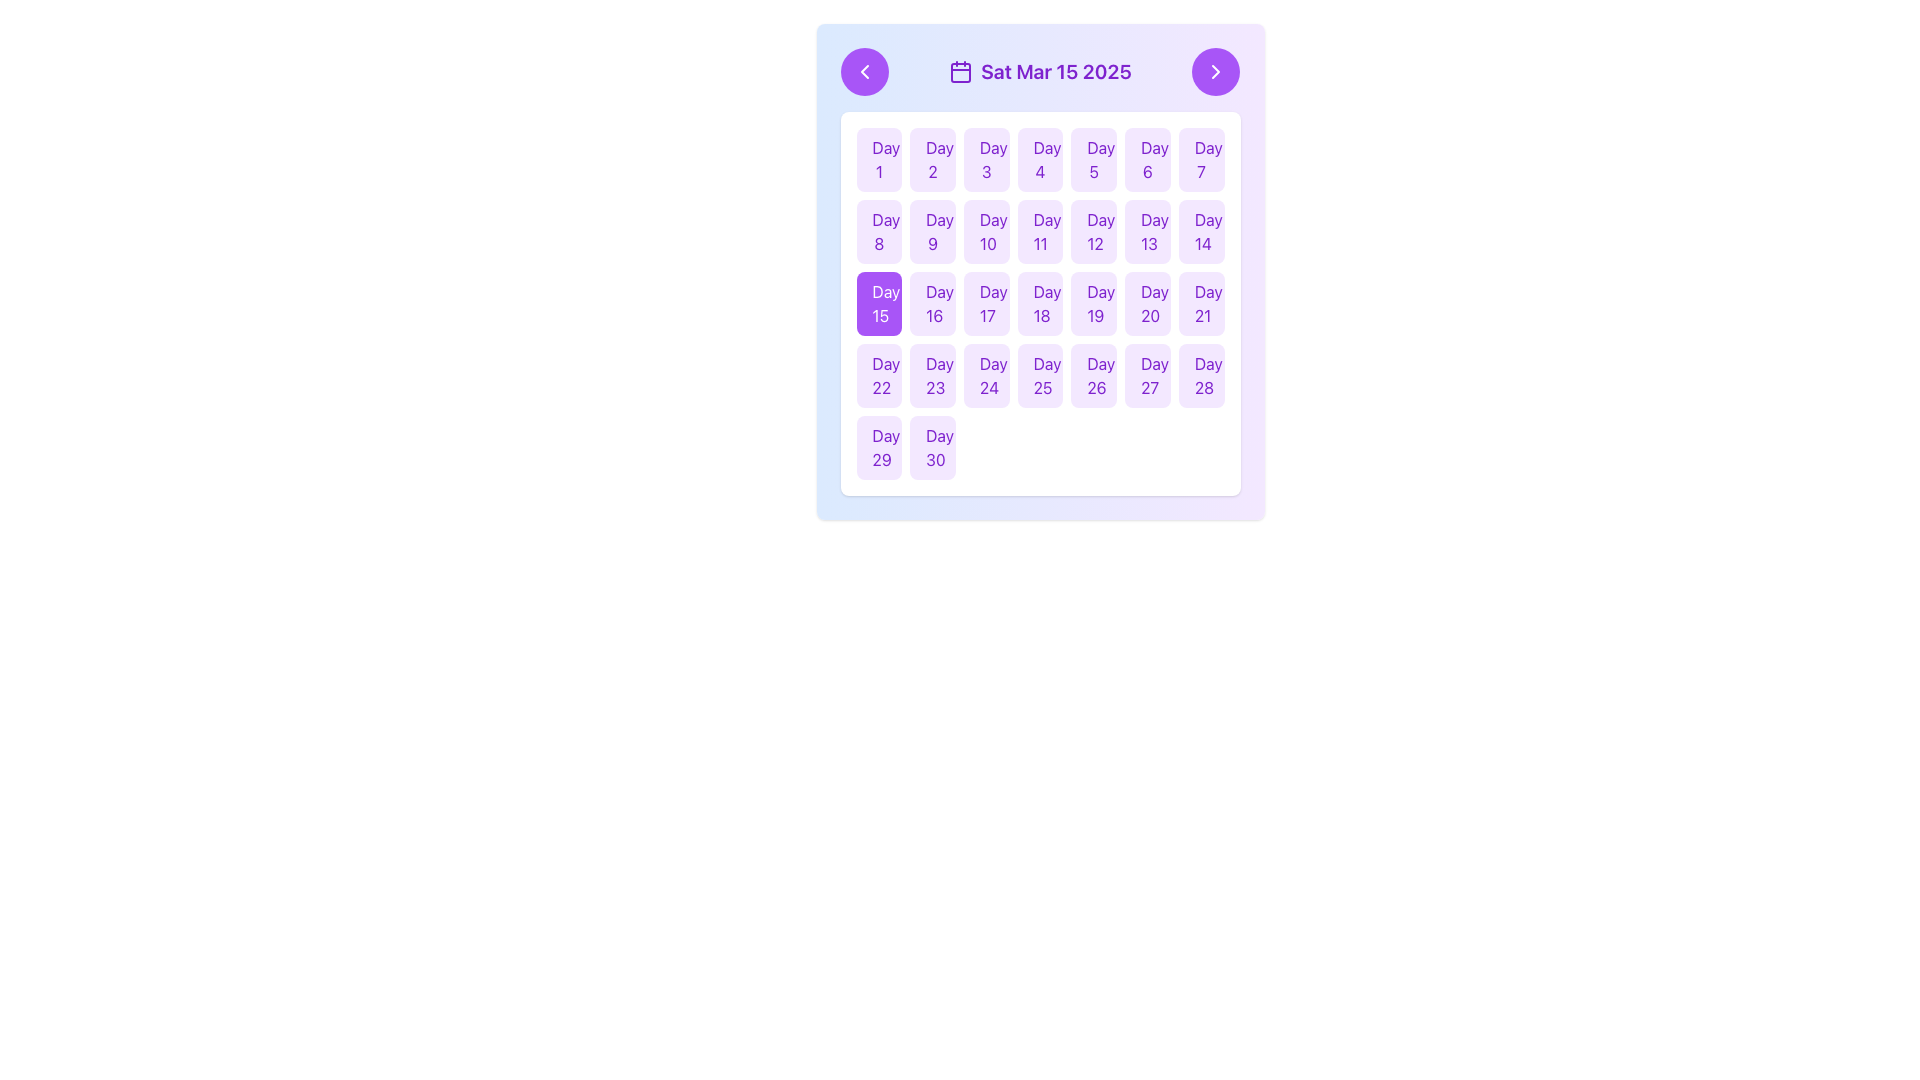 This screenshot has height=1080, width=1920. Describe the element at coordinates (932, 375) in the screenshot. I see `the calendar cell displaying 'Day 23' with a purple background` at that location.